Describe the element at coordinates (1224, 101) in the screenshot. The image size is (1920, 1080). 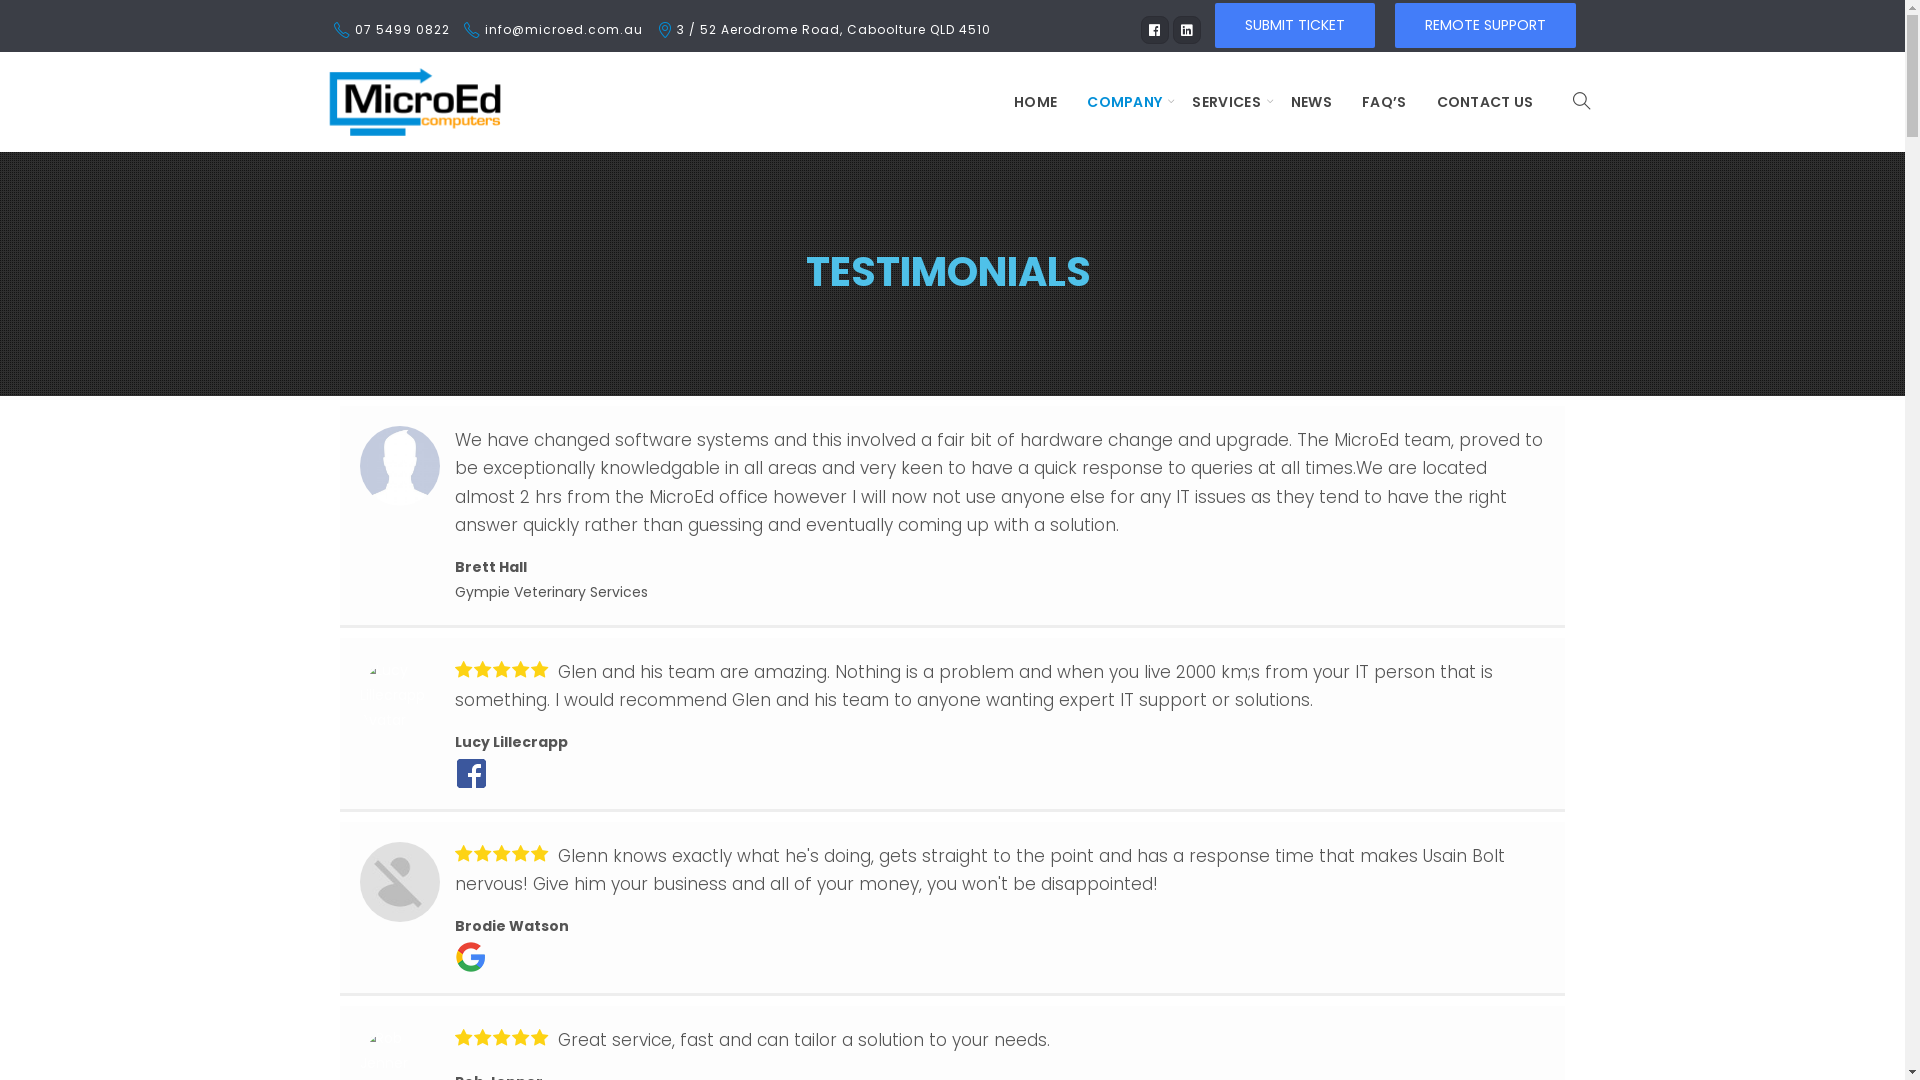
I see `'SERVICES'` at that location.